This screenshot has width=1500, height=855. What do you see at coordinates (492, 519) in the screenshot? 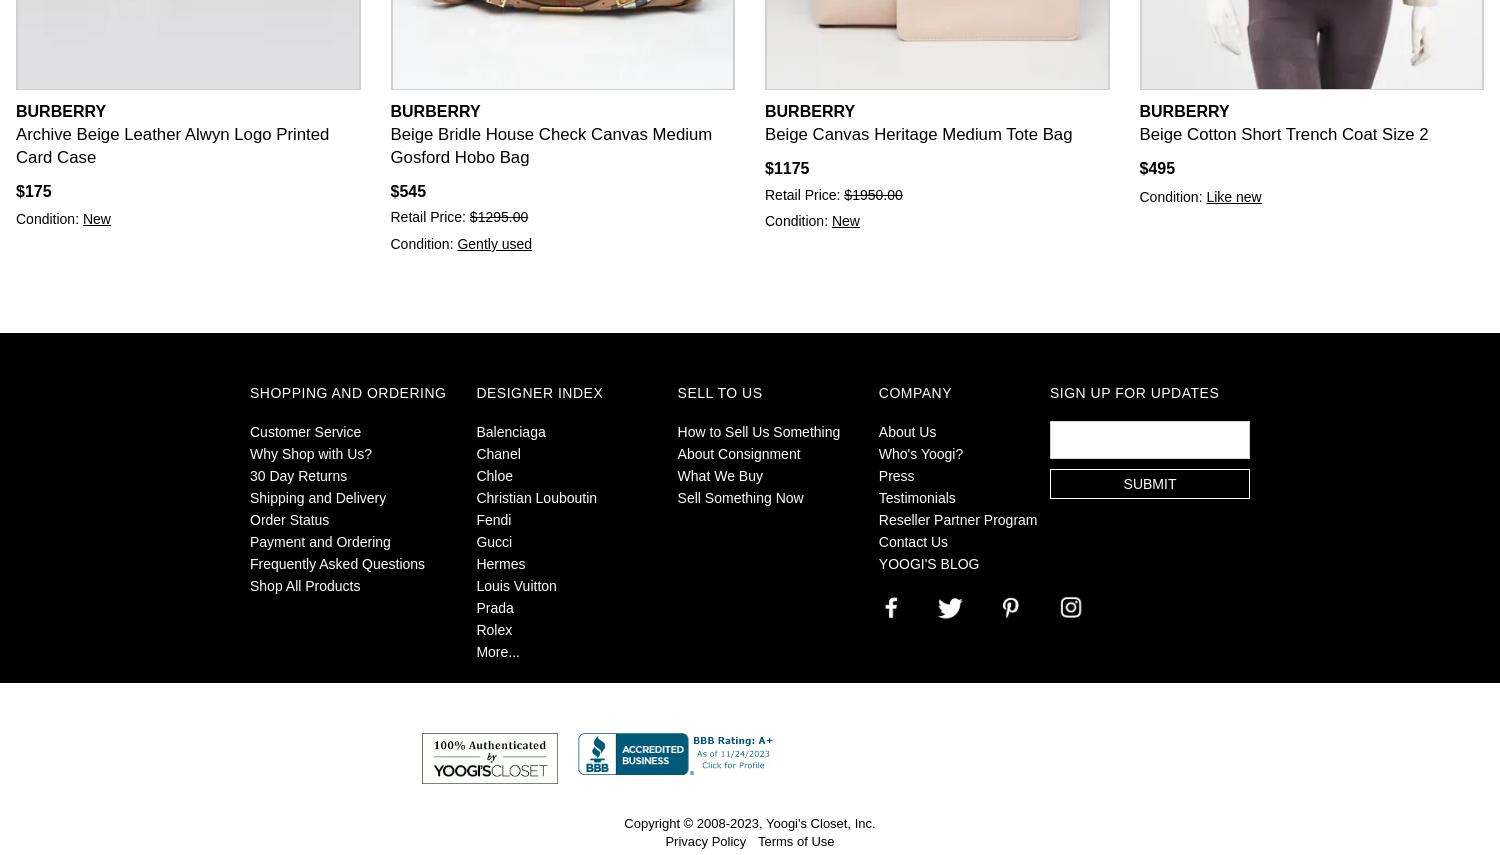
I see `'Fendi'` at bounding box center [492, 519].